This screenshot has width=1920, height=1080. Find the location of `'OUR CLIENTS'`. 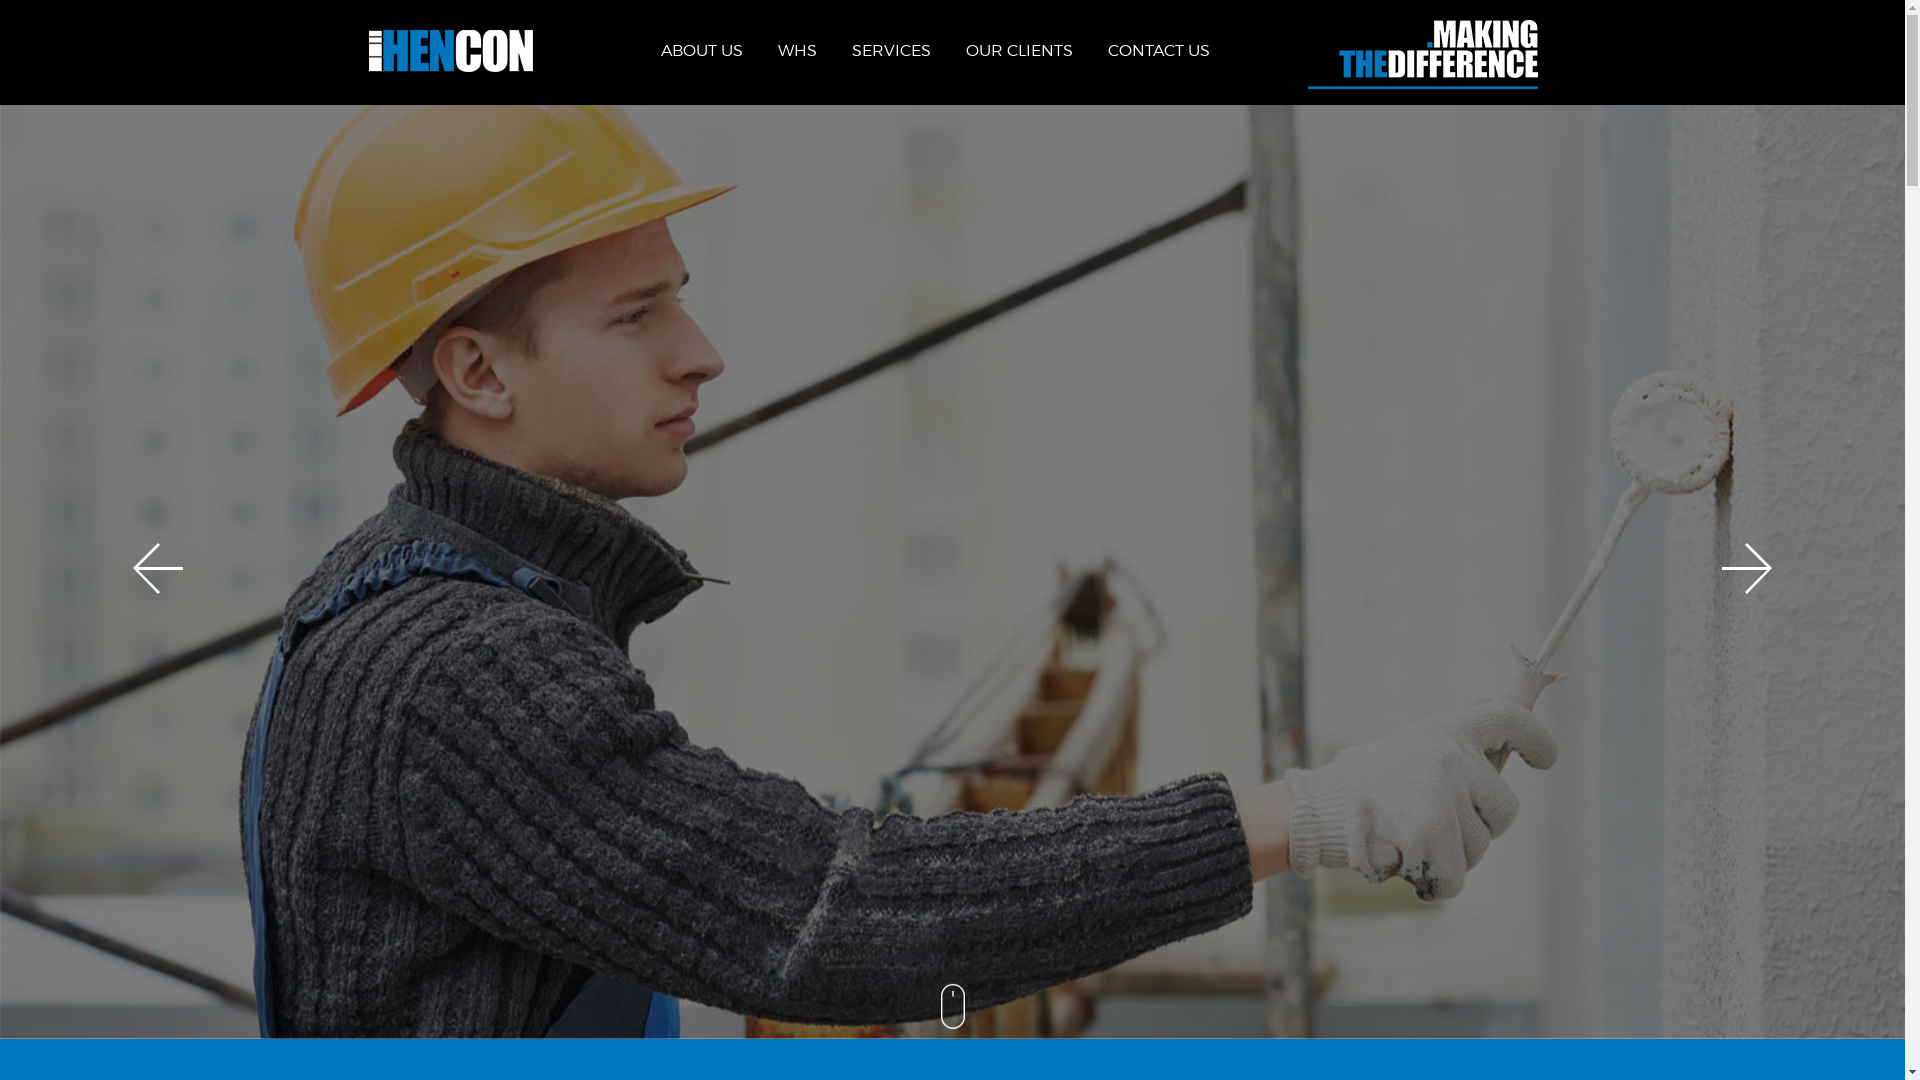

'OUR CLIENTS' is located at coordinates (965, 49).